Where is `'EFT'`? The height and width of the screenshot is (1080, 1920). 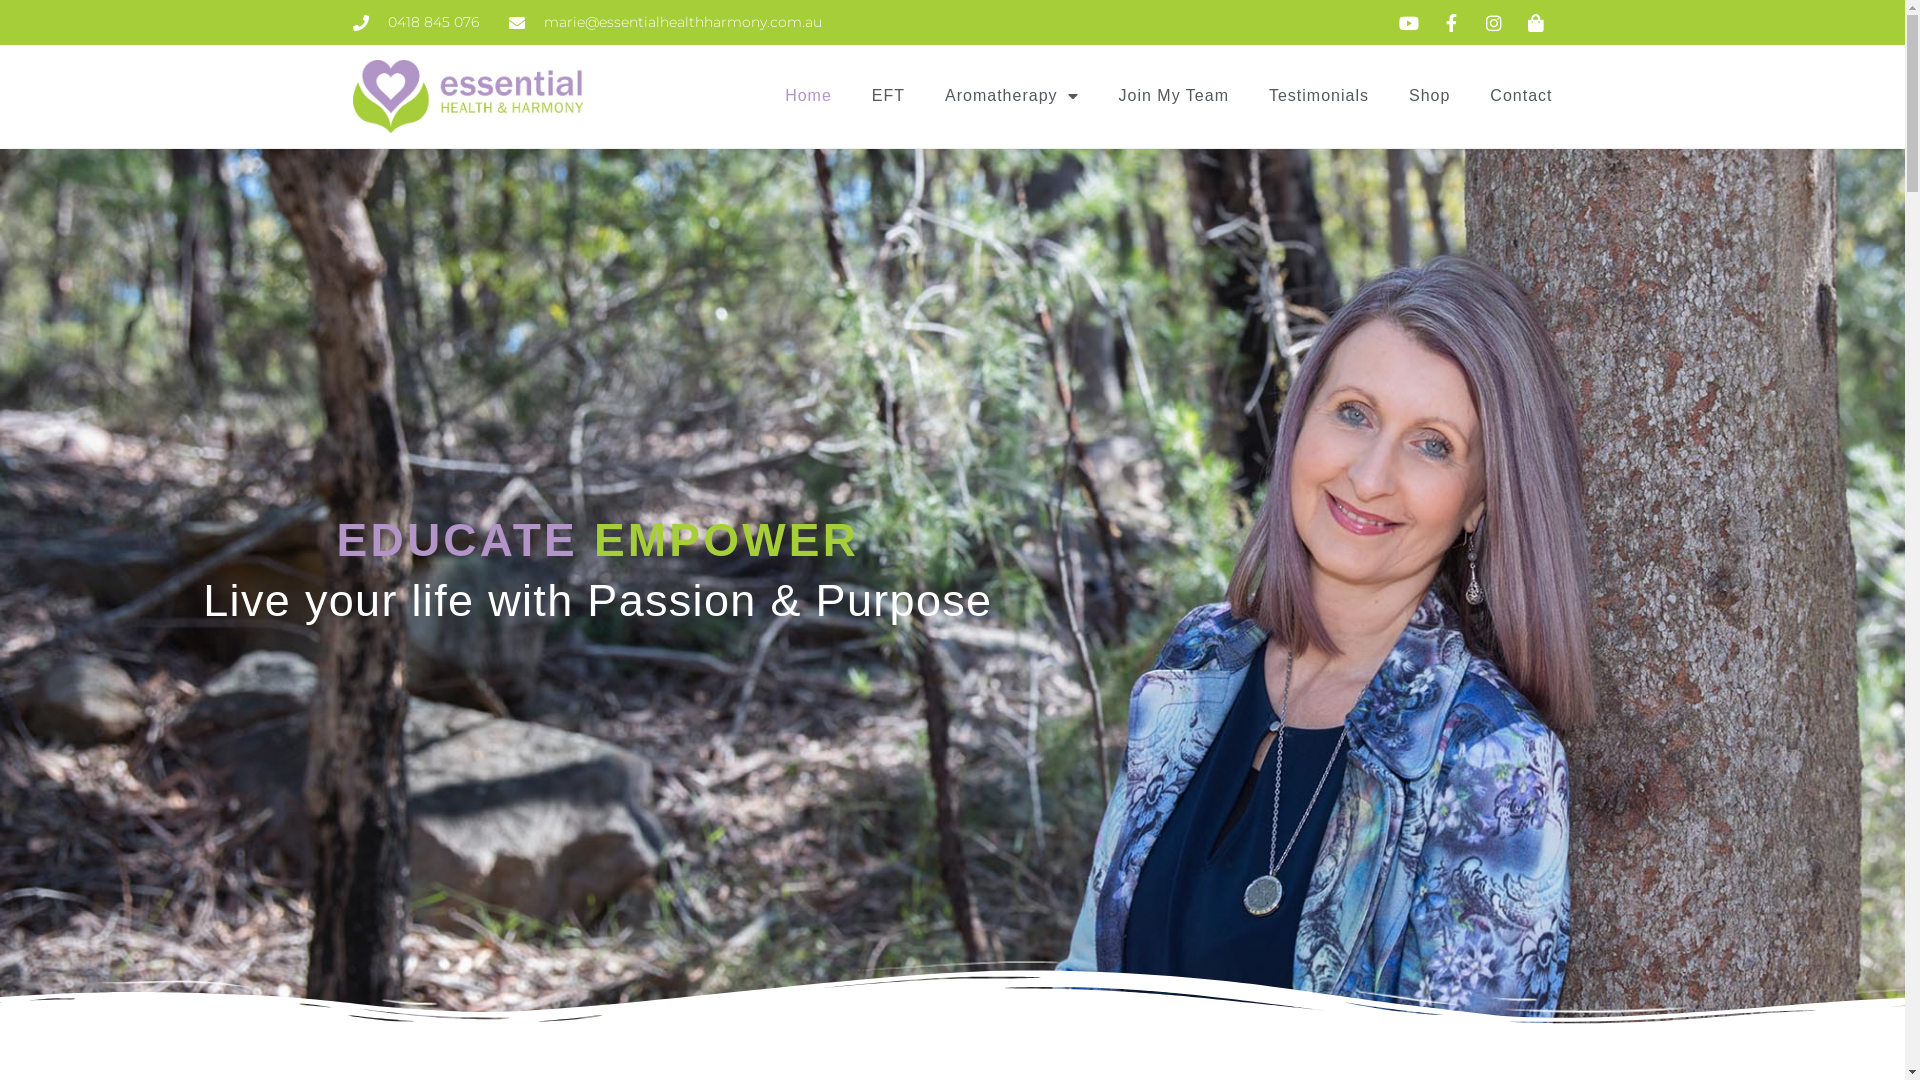
'EFT' is located at coordinates (887, 96).